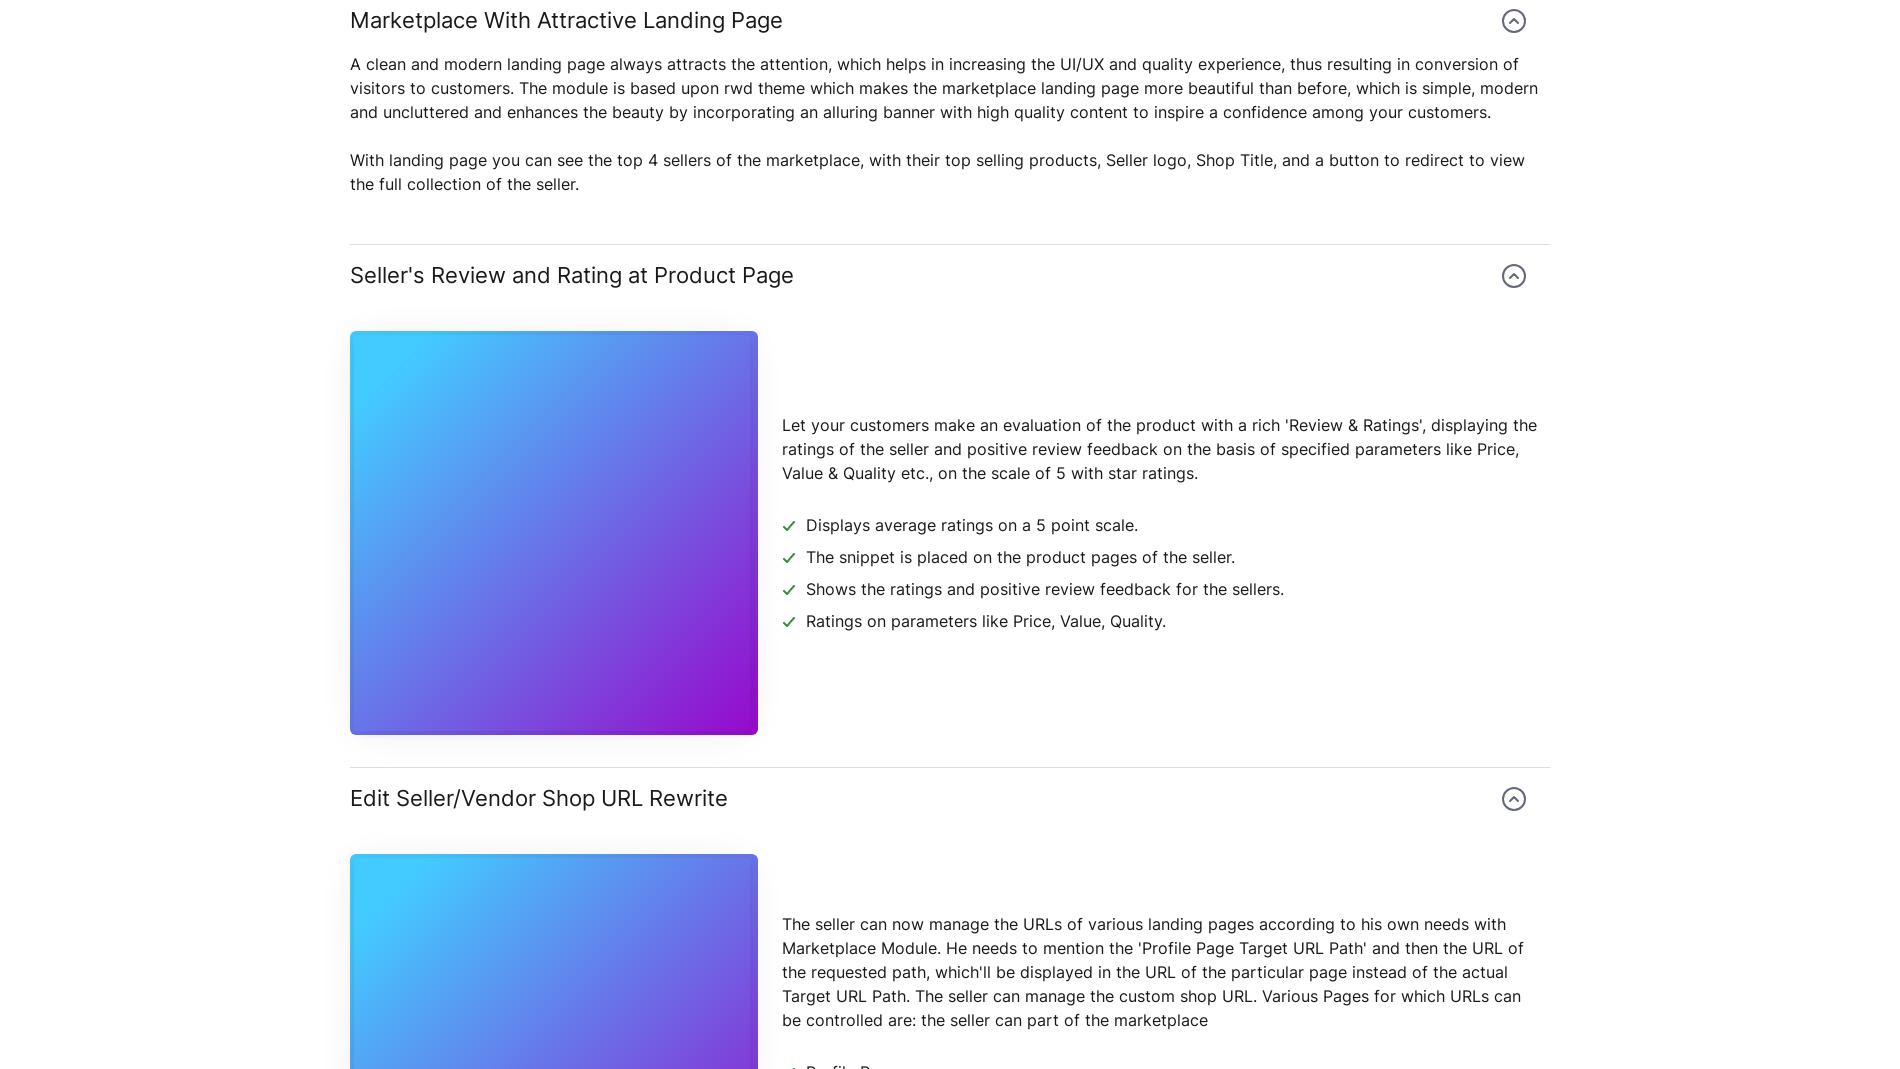 Image resolution: width=1900 pixels, height=1069 pixels. What do you see at coordinates (781, 447) in the screenshot?
I see `'Let your customers make an evaluation of the product with a rich 'Review & Ratings', displaying the ratings of the seller and positive review feedback on the basis of specified parameters like Price, Value & Quality etc., on the scale of 5 with star ratings.'` at bounding box center [781, 447].